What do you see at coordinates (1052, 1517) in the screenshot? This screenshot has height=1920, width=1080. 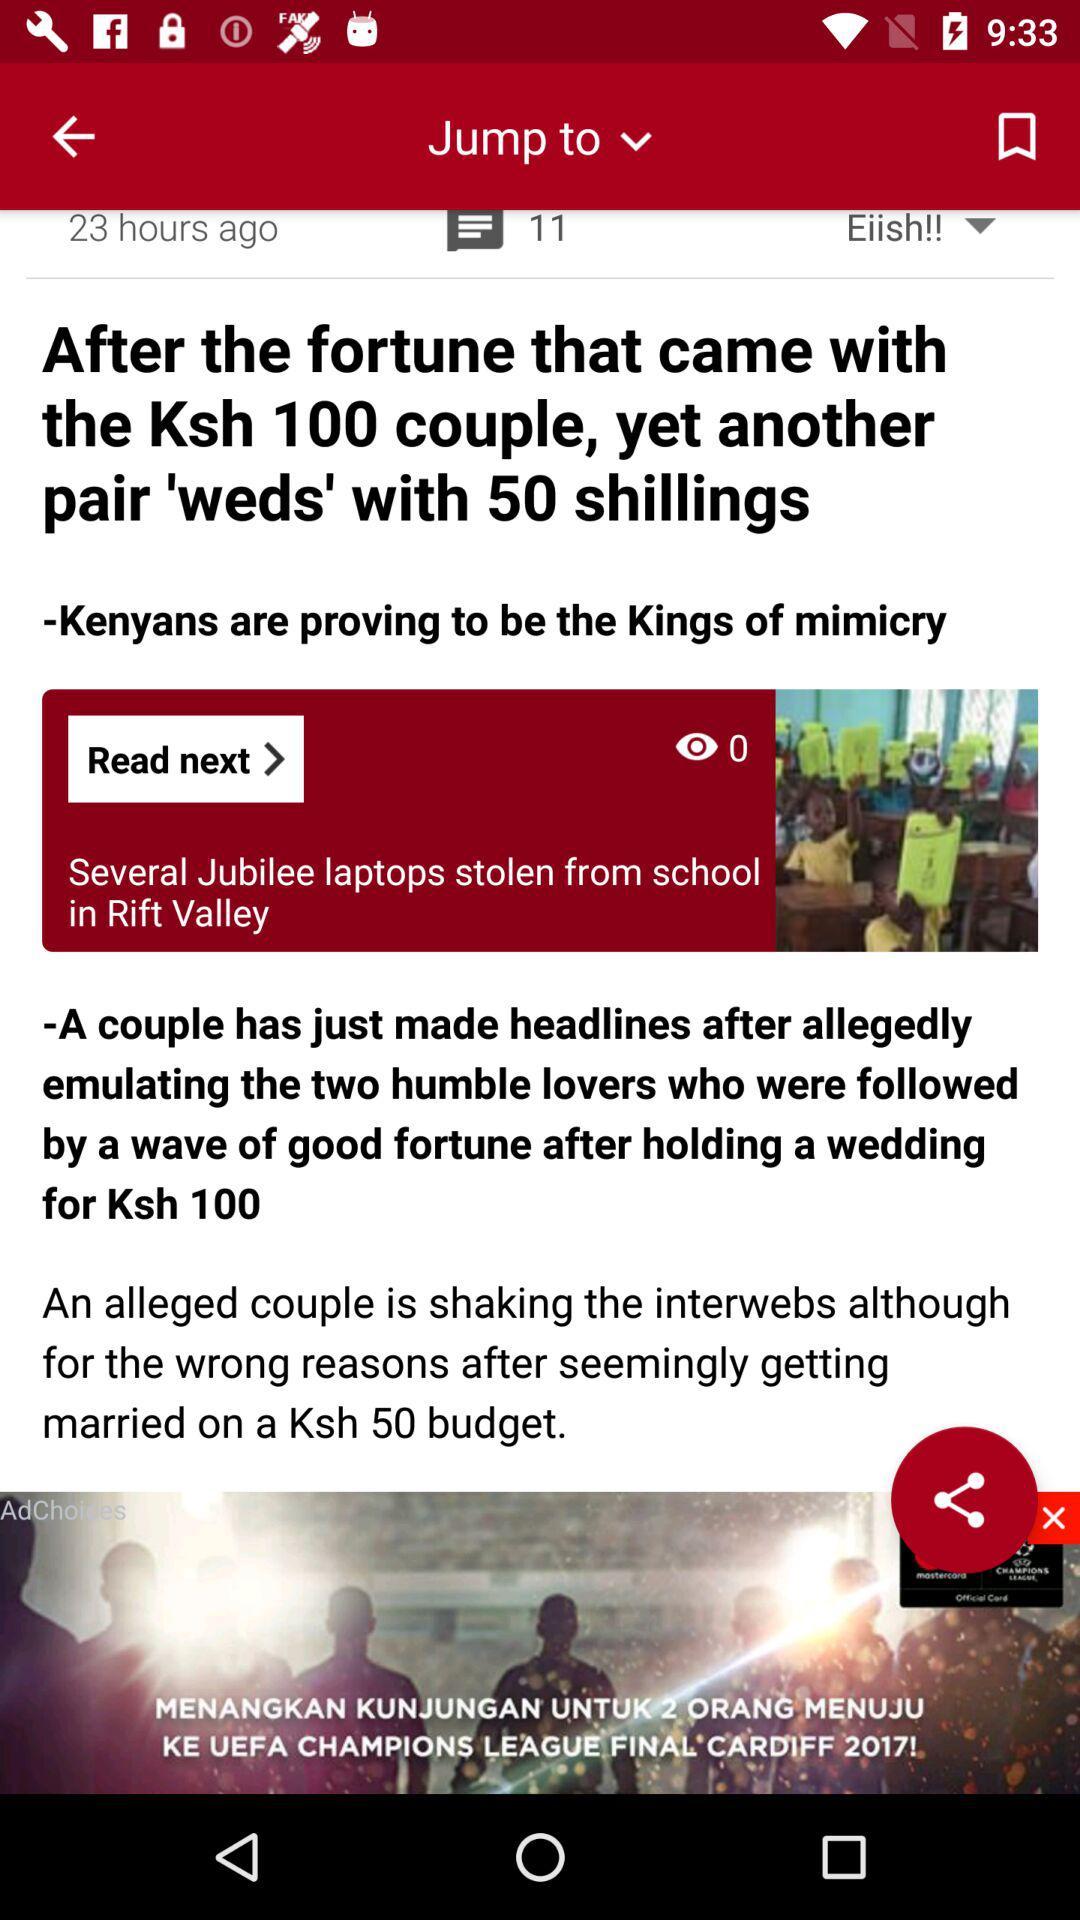 I see `the advertisement` at bounding box center [1052, 1517].